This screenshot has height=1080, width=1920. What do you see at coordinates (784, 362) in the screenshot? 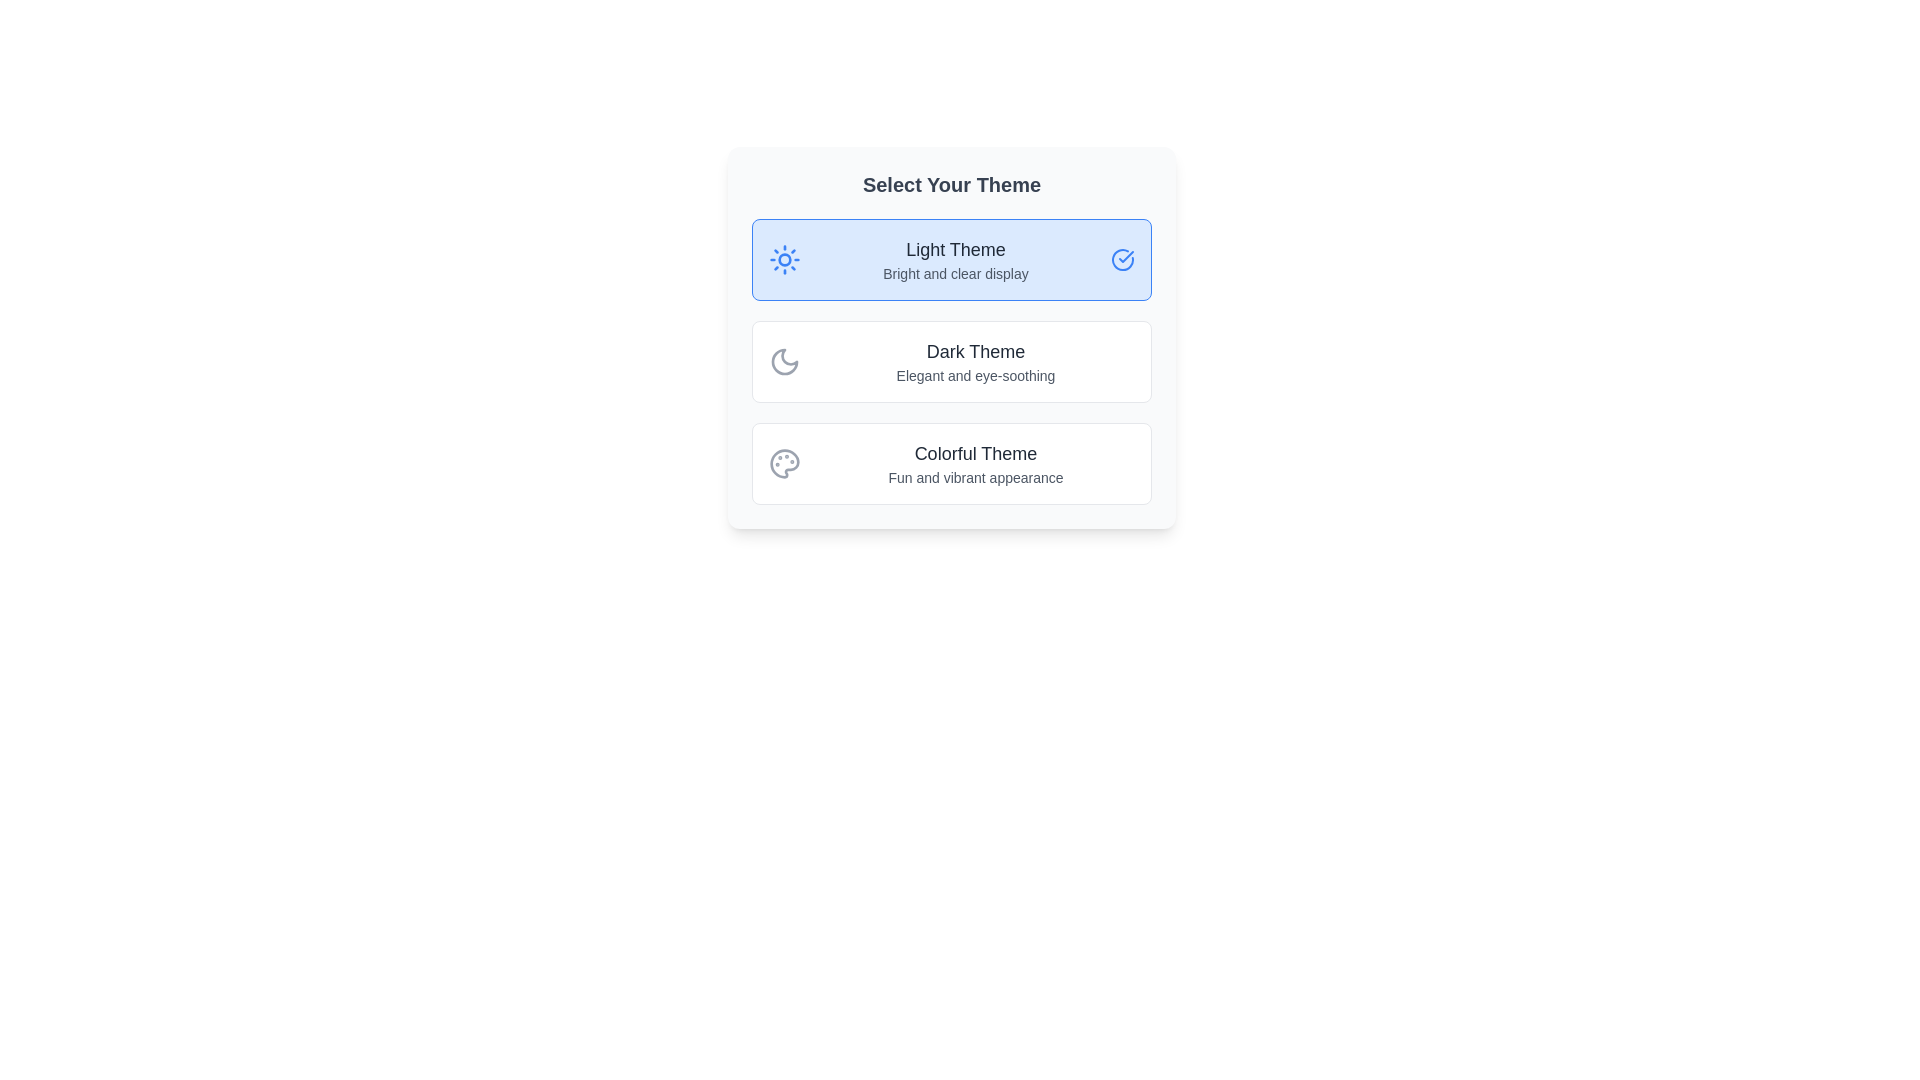
I see `the crescent moon icon representing the 'Dark Theme' option in the theme selection menu` at bounding box center [784, 362].